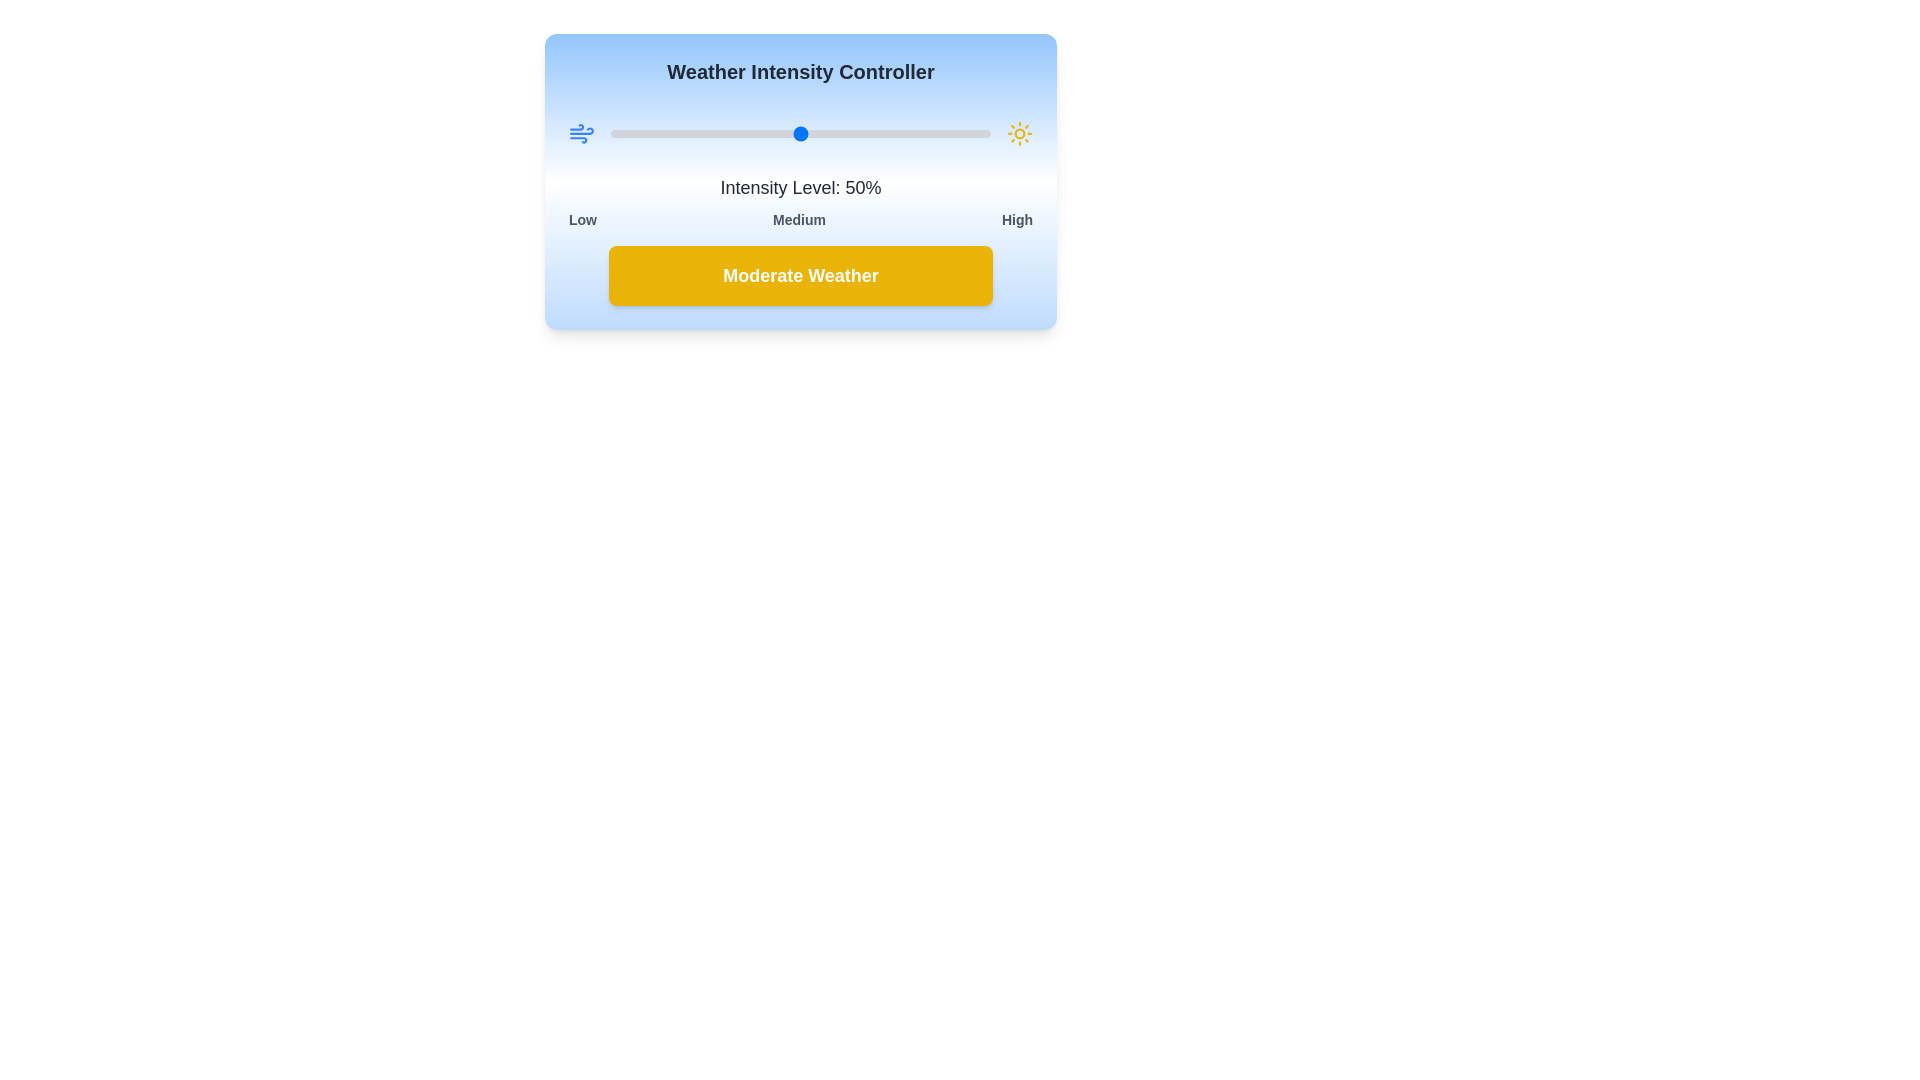 This screenshot has width=1920, height=1080. I want to click on the slider to set the weather intensity to 71%, so click(880, 134).